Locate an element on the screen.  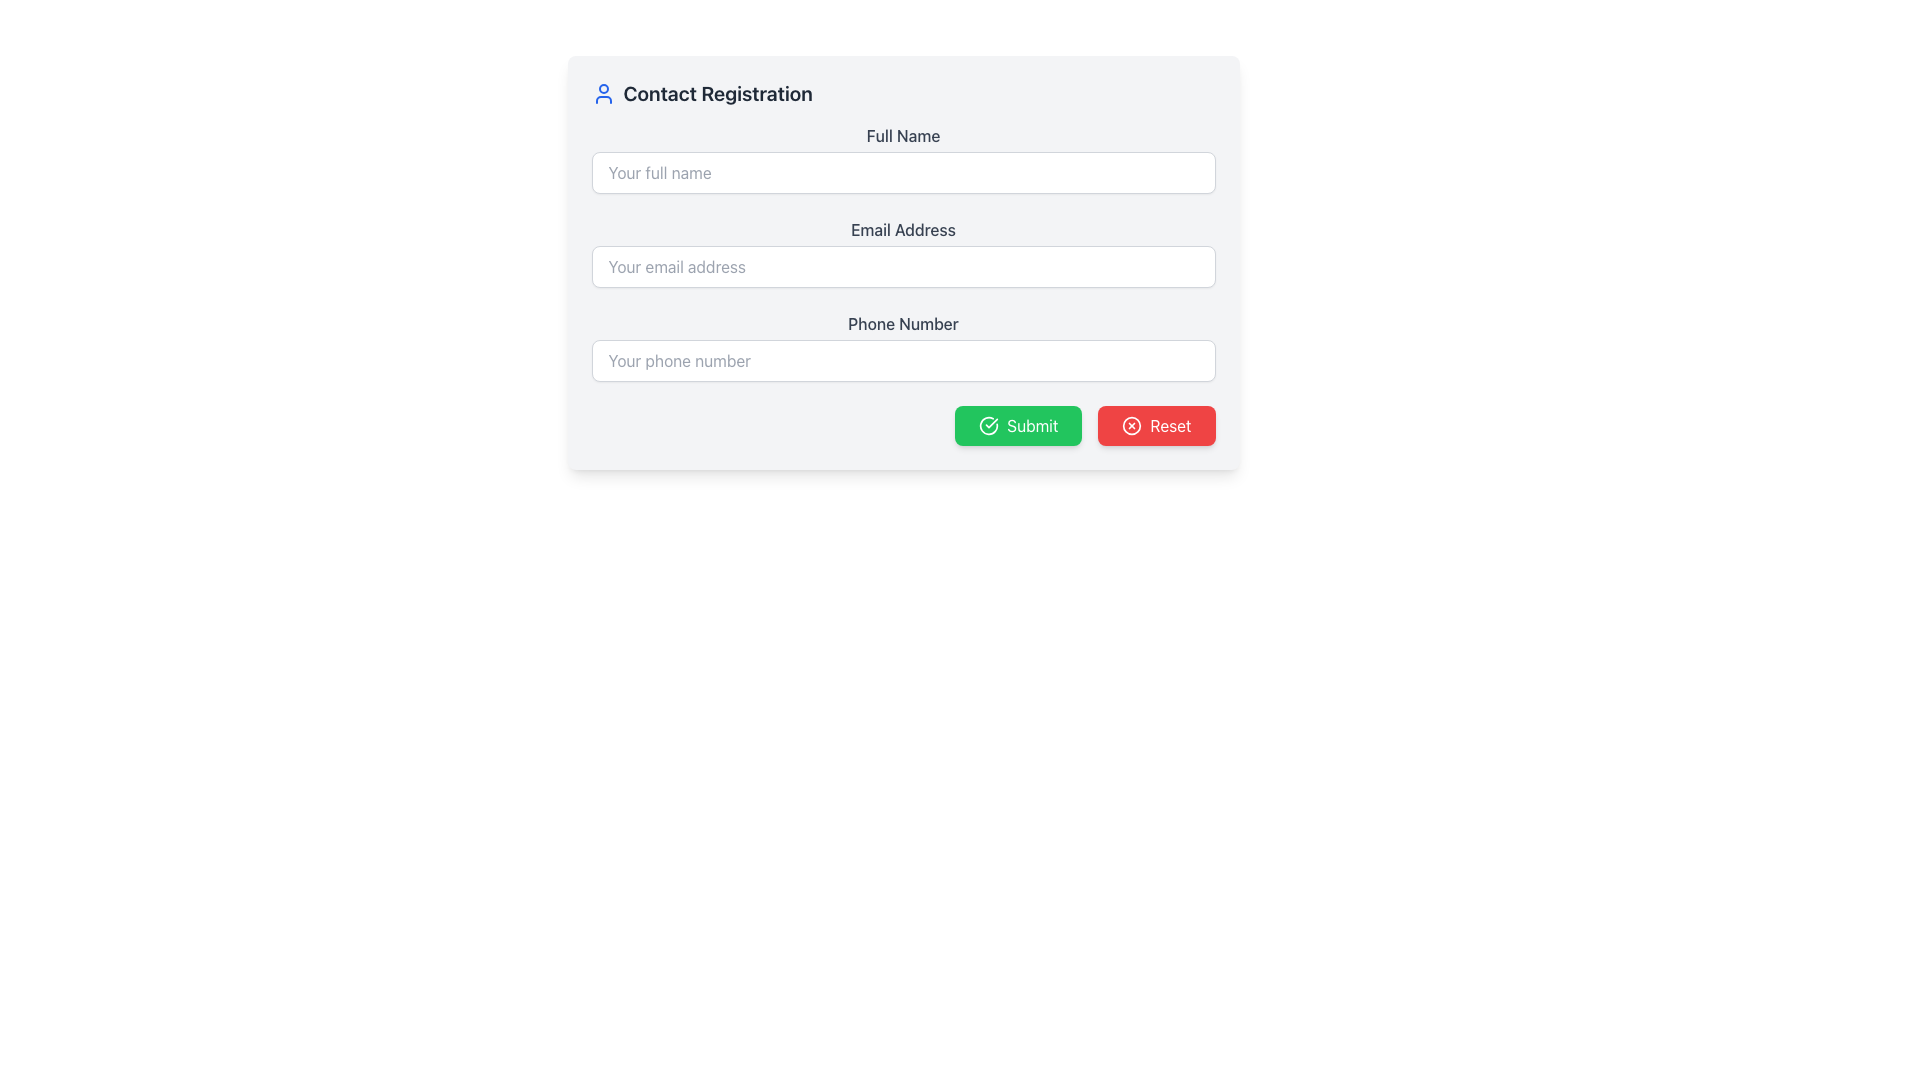
the label that provides instructions for the text input field below it, positioned at the top left of the form is located at coordinates (902, 135).